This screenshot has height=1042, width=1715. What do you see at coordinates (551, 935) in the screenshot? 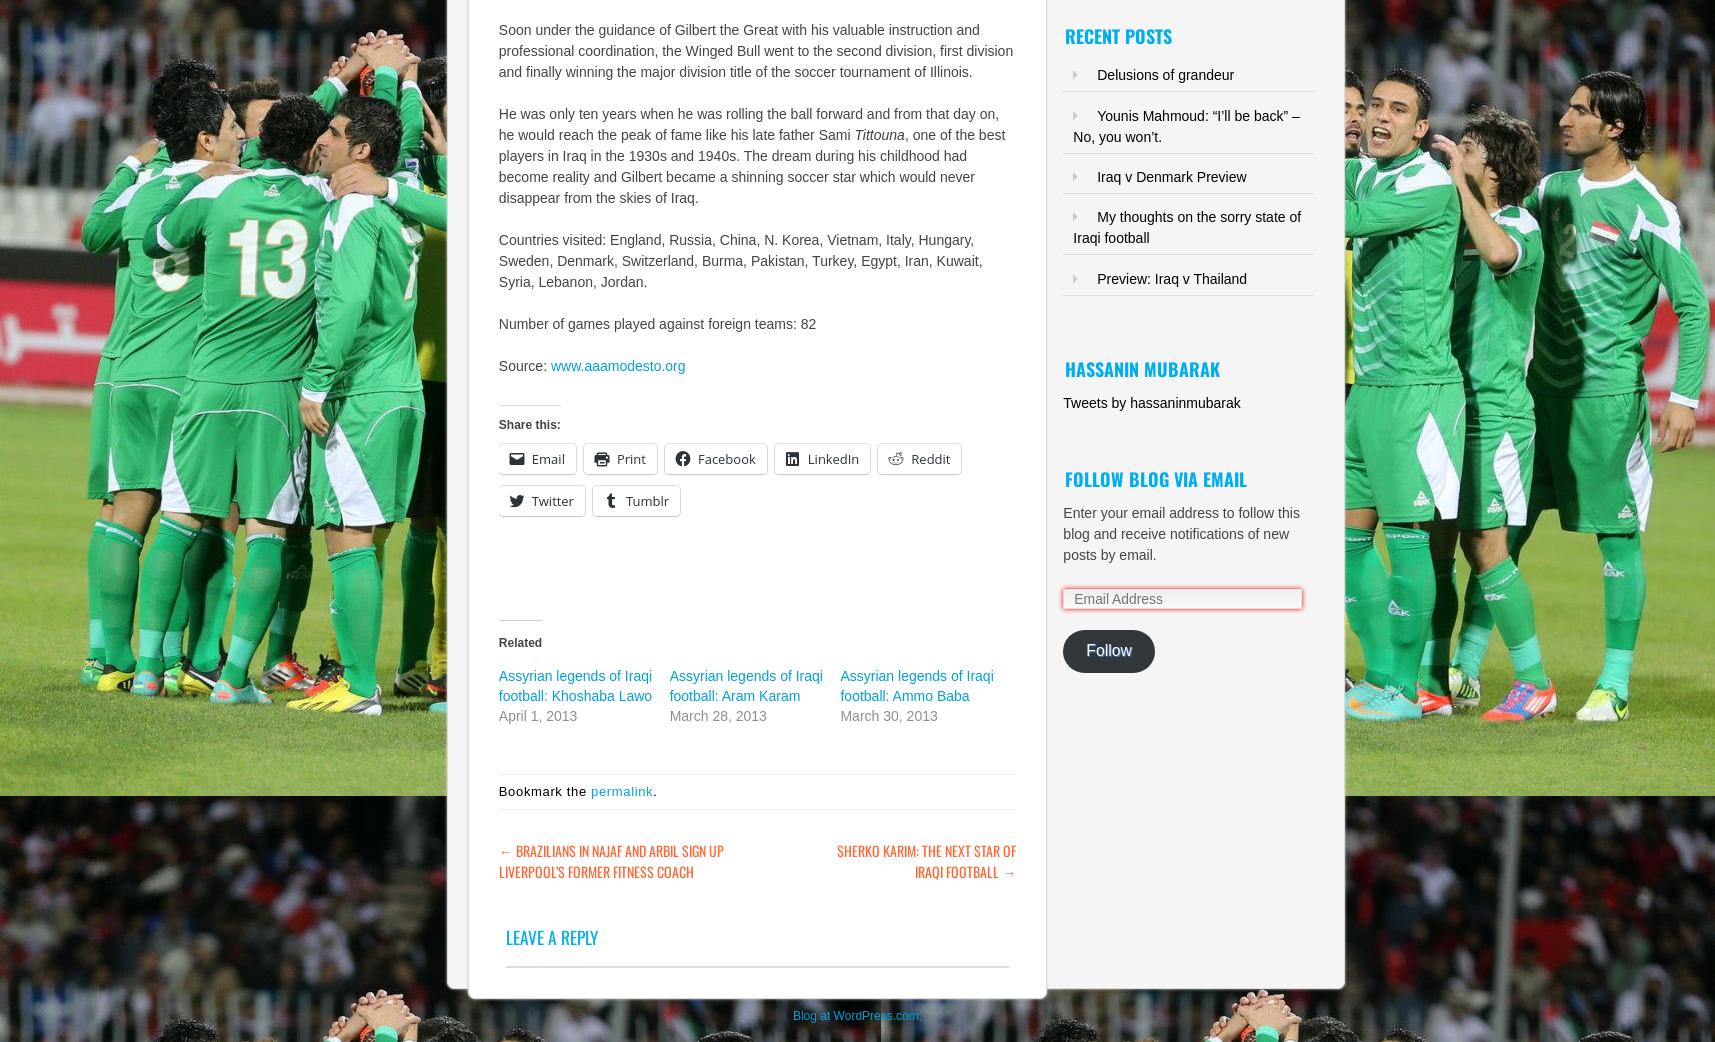
I see `'Leave a Reply'` at bounding box center [551, 935].